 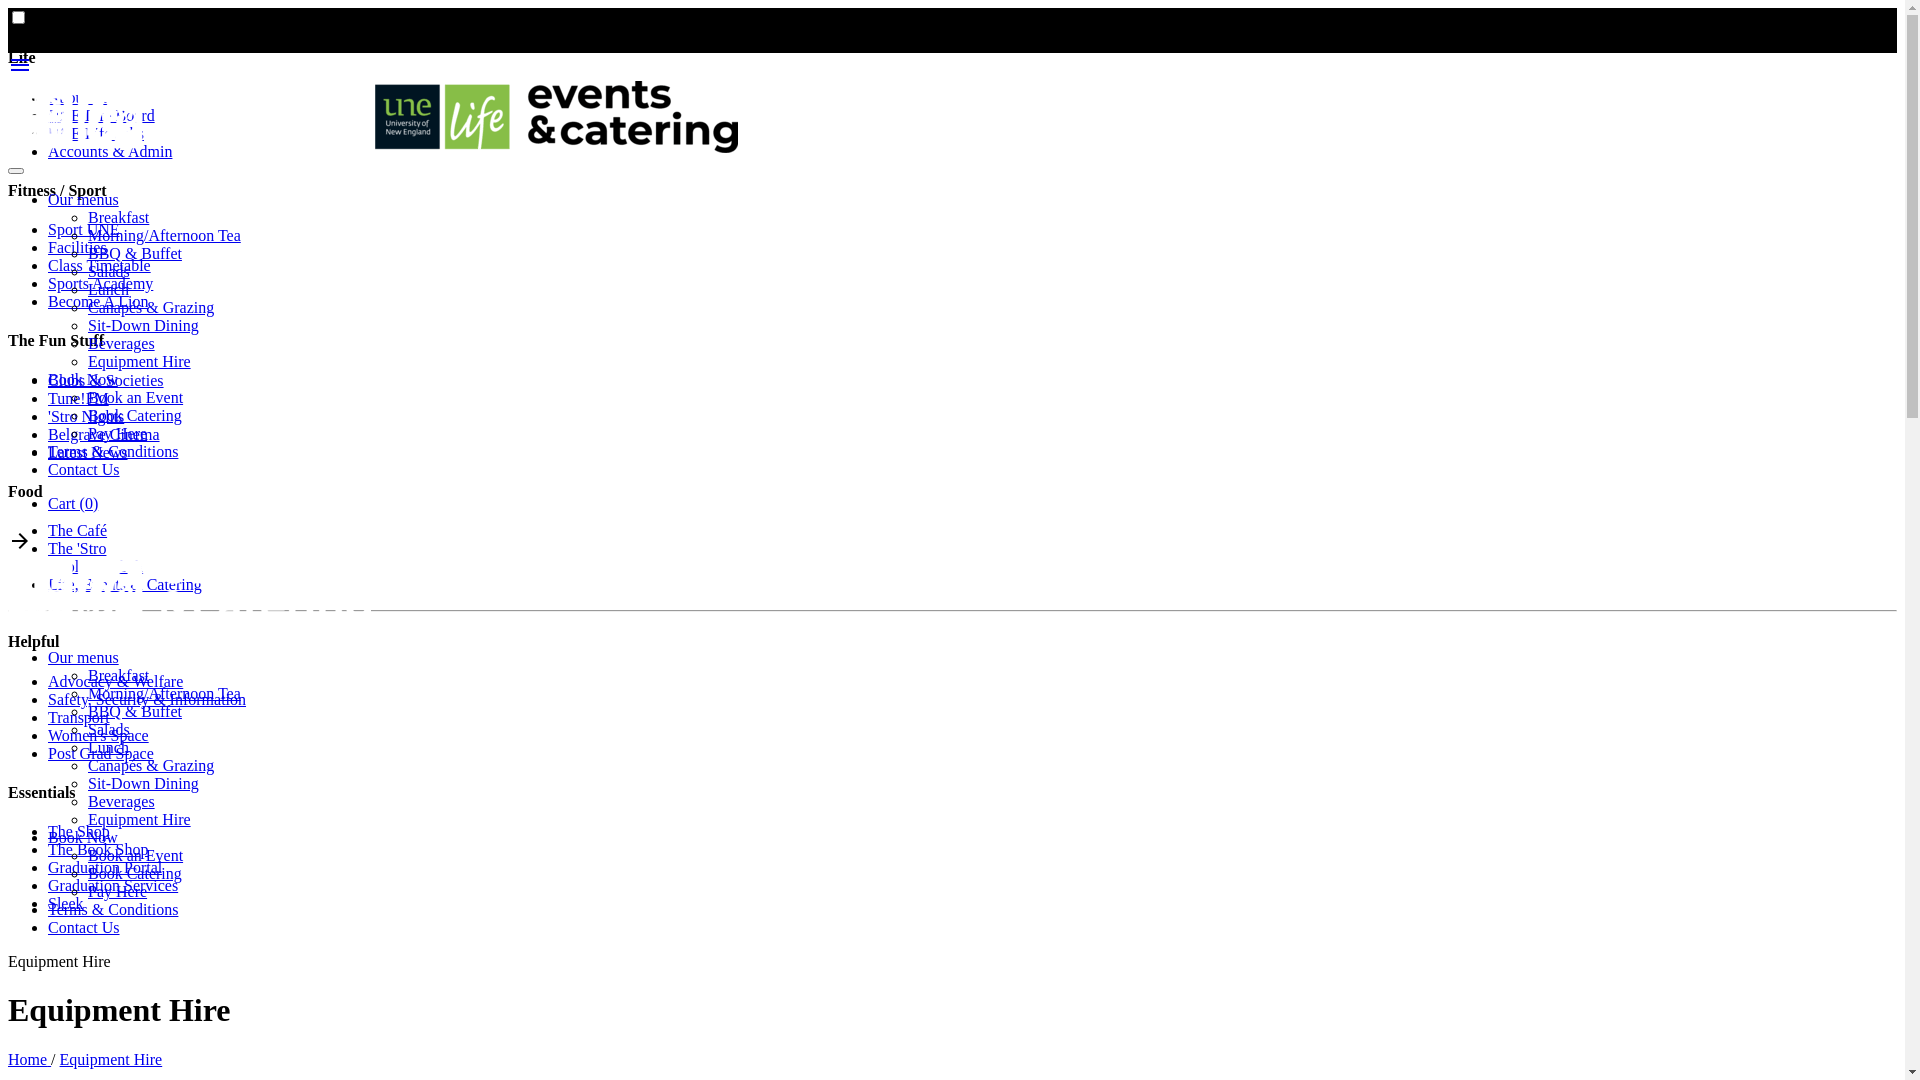 What do you see at coordinates (104, 380) in the screenshot?
I see `'Clubs & Societies'` at bounding box center [104, 380].